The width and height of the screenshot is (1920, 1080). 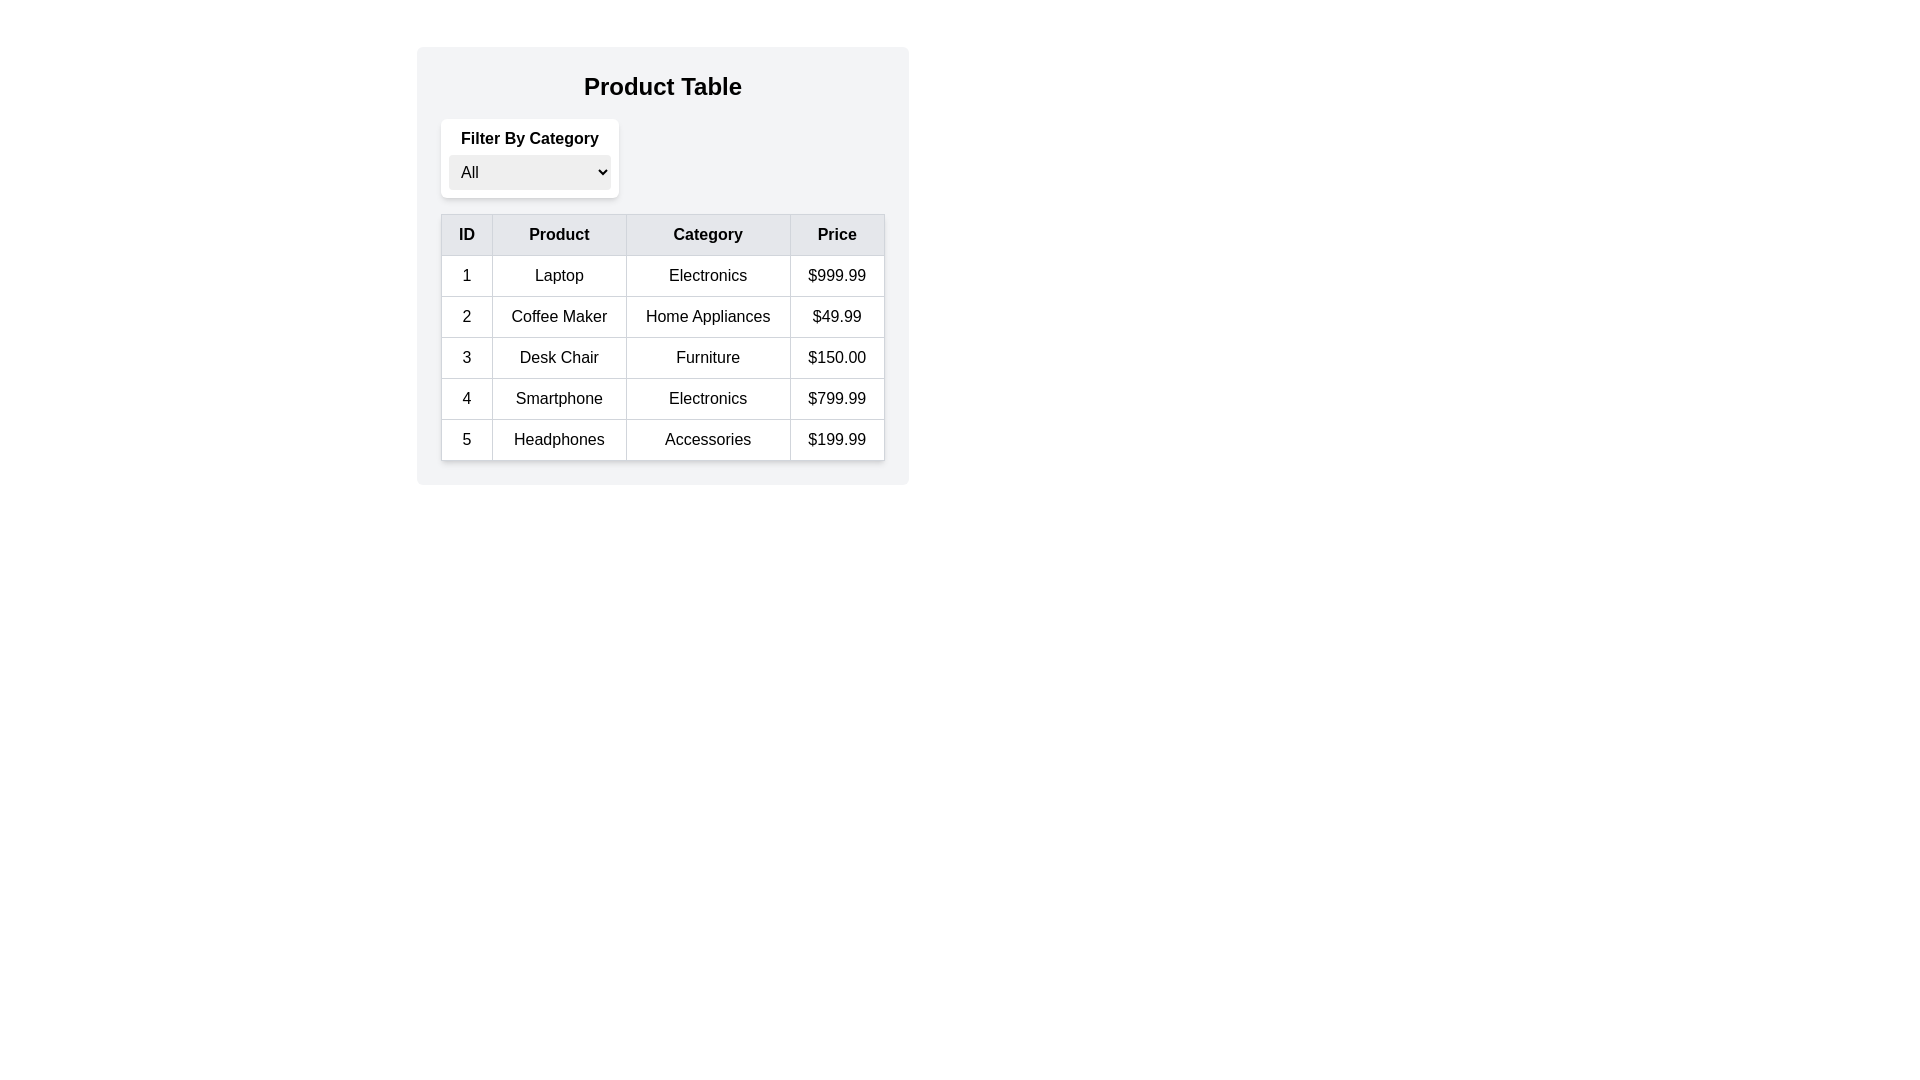 What do you see at coordinates (708, 357) in the screenshot?
I see `text displayed in the 'Category' column of the product table, specifically in the third row, which is between the 'Desk Chair' text on the left and the '$150.00' text on the right` at bounding box center [708, 357].